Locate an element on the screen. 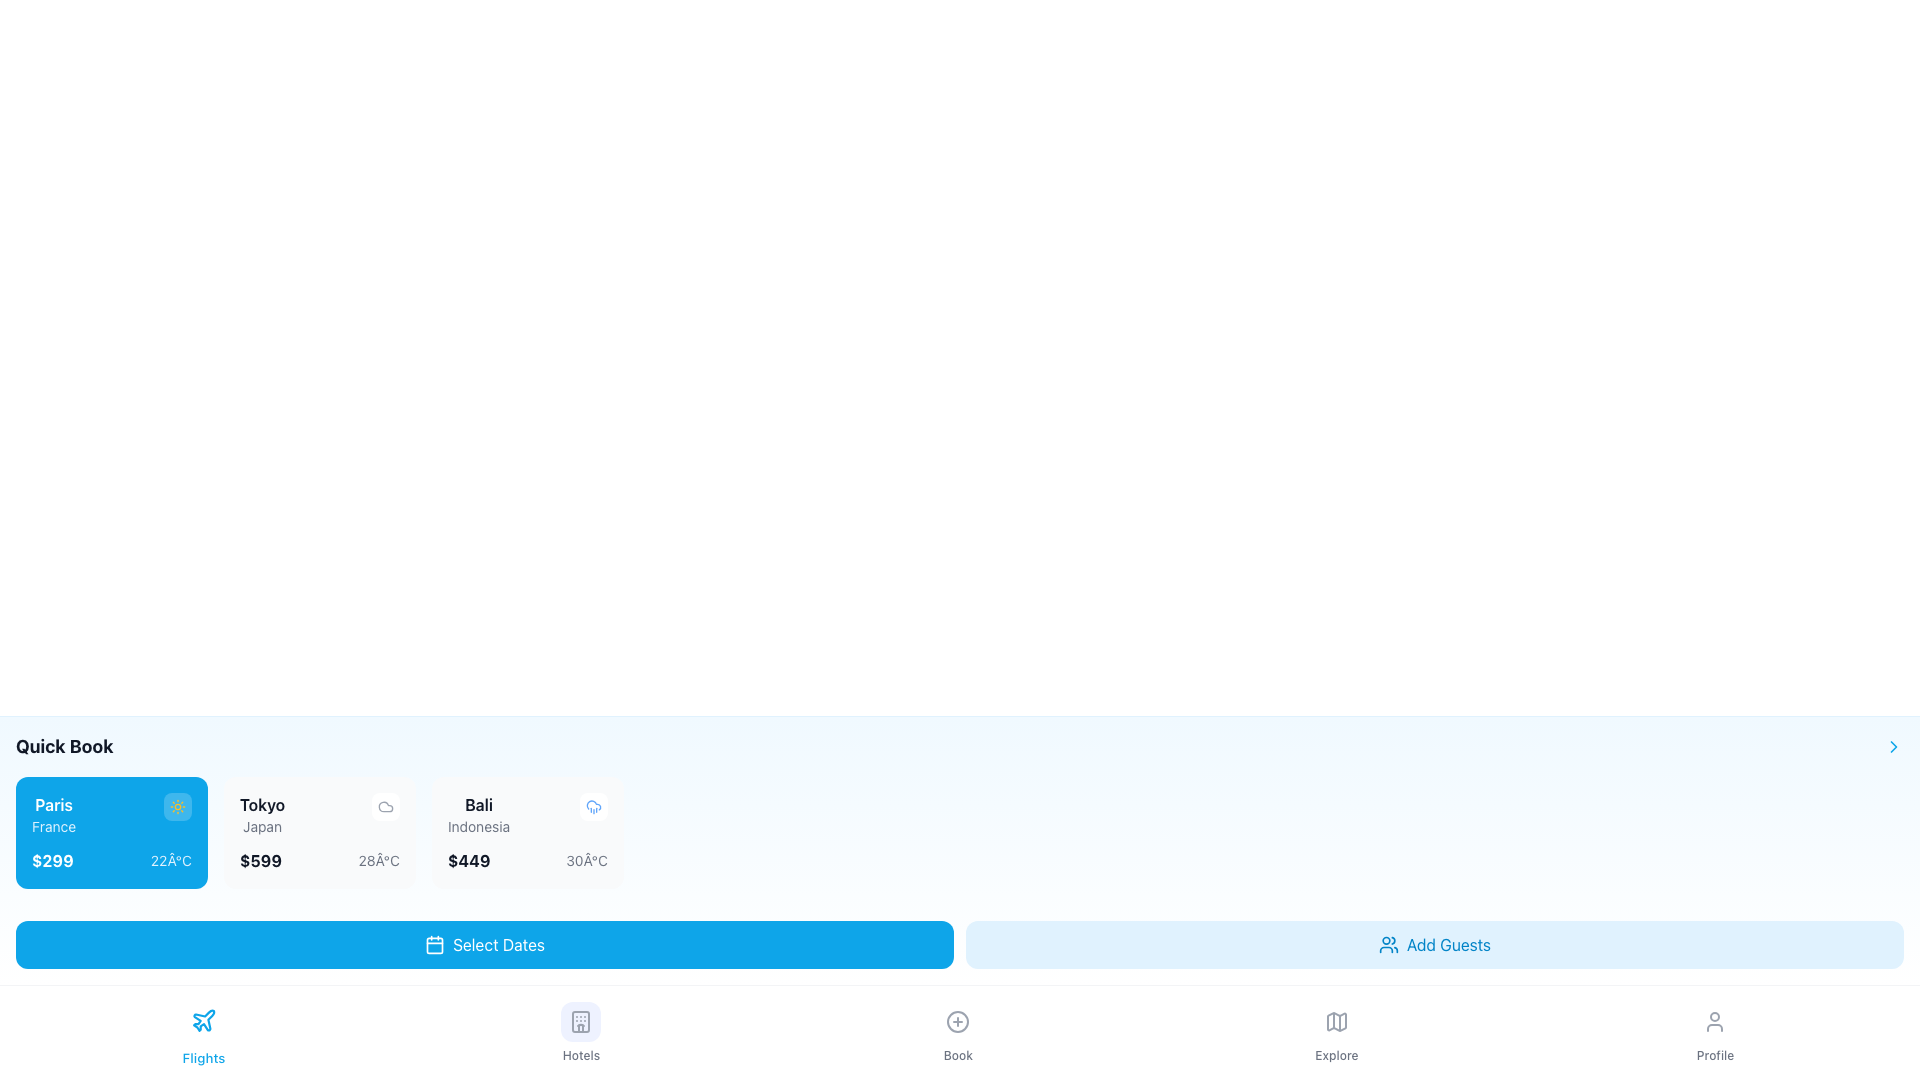 This screenshot has width=1920, height=1080. the 'Add Guests' button, which contains a small blue icon of a group of people on its left side is located at coordinates (1386, 945).